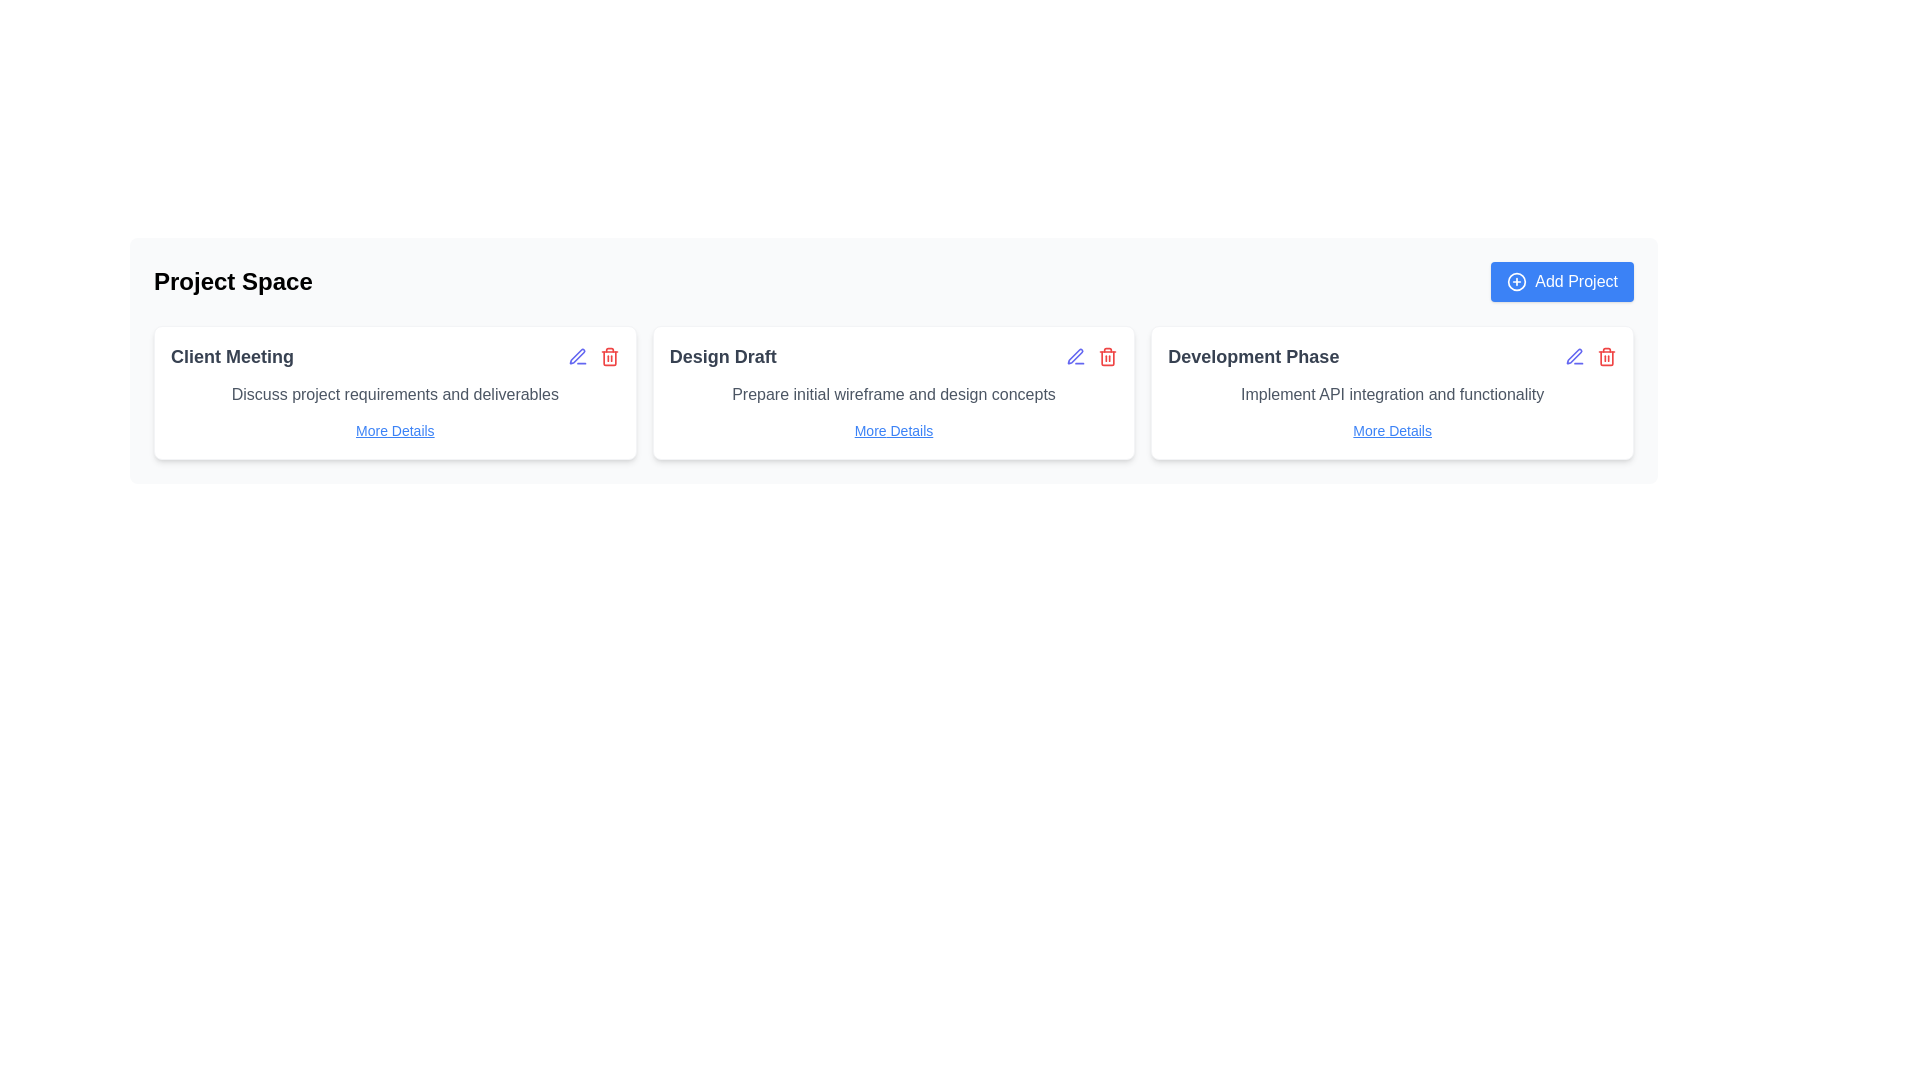 This screenshot has width=1920, height=1080. Describe the element at coordinates (892, 394) in the screenshot. I see `the text element that reads 'Prepare initial wireframe and design concepts', which is styled in gray color and positioned below the bold header 'Design Draft'` at that location.